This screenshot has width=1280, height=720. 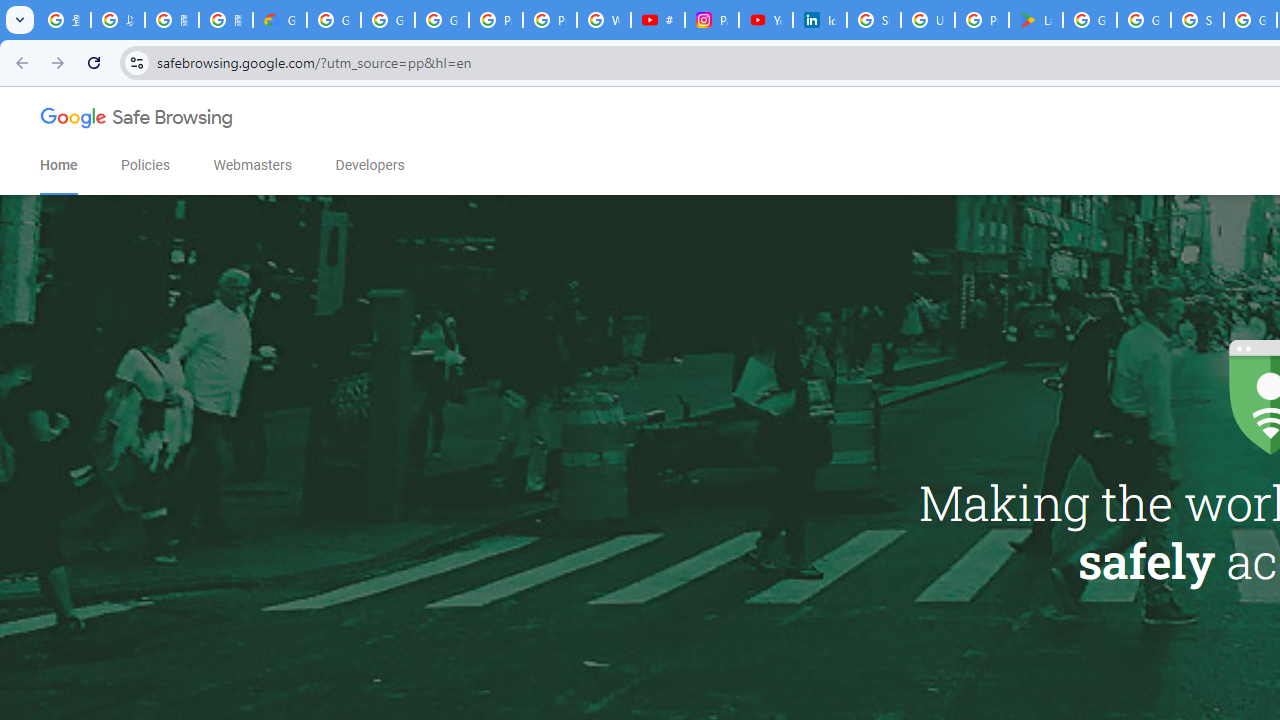 I want to click on 'Sign in - Google Accounts', so click(x=874, y=20).